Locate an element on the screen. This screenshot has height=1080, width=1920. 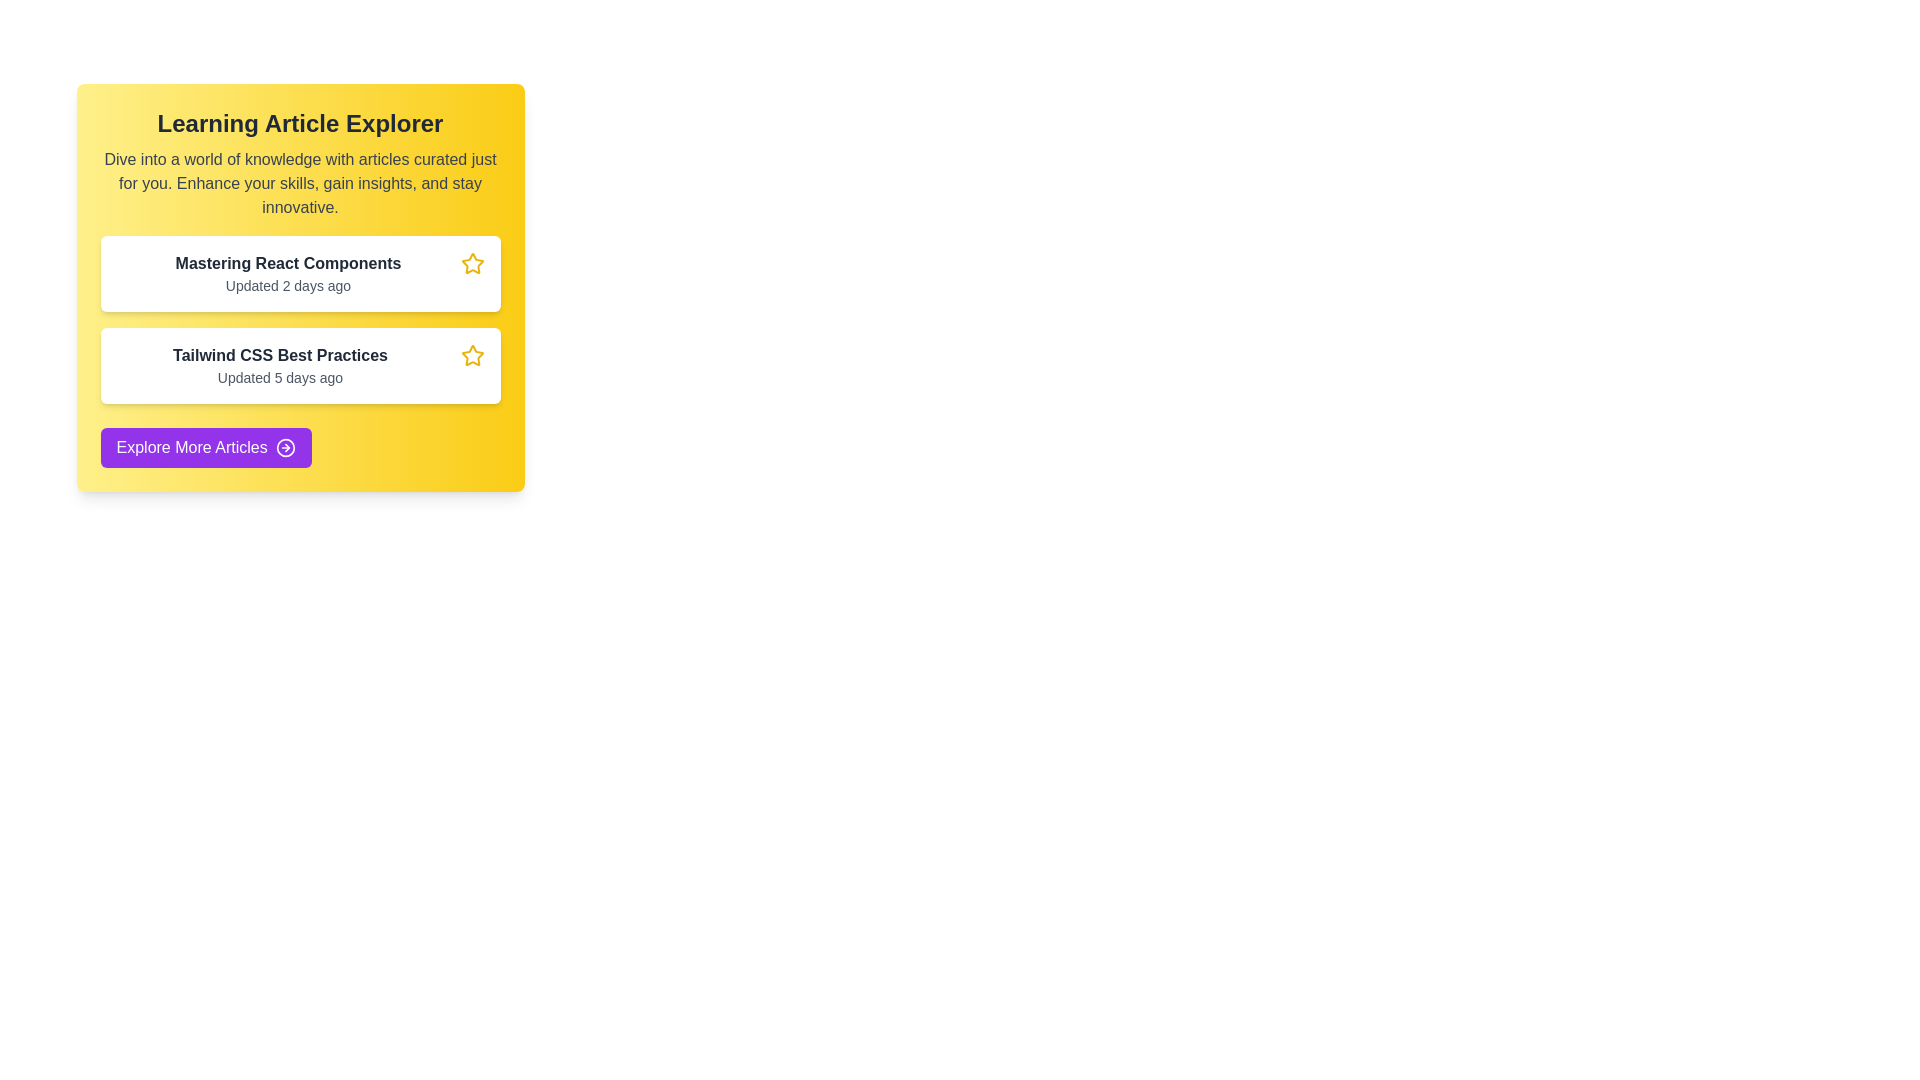
the second article entry in the yellow card labeled 'Learning Article Explorer', which displays the title and update information of the article is located at coordinates (279, 366).